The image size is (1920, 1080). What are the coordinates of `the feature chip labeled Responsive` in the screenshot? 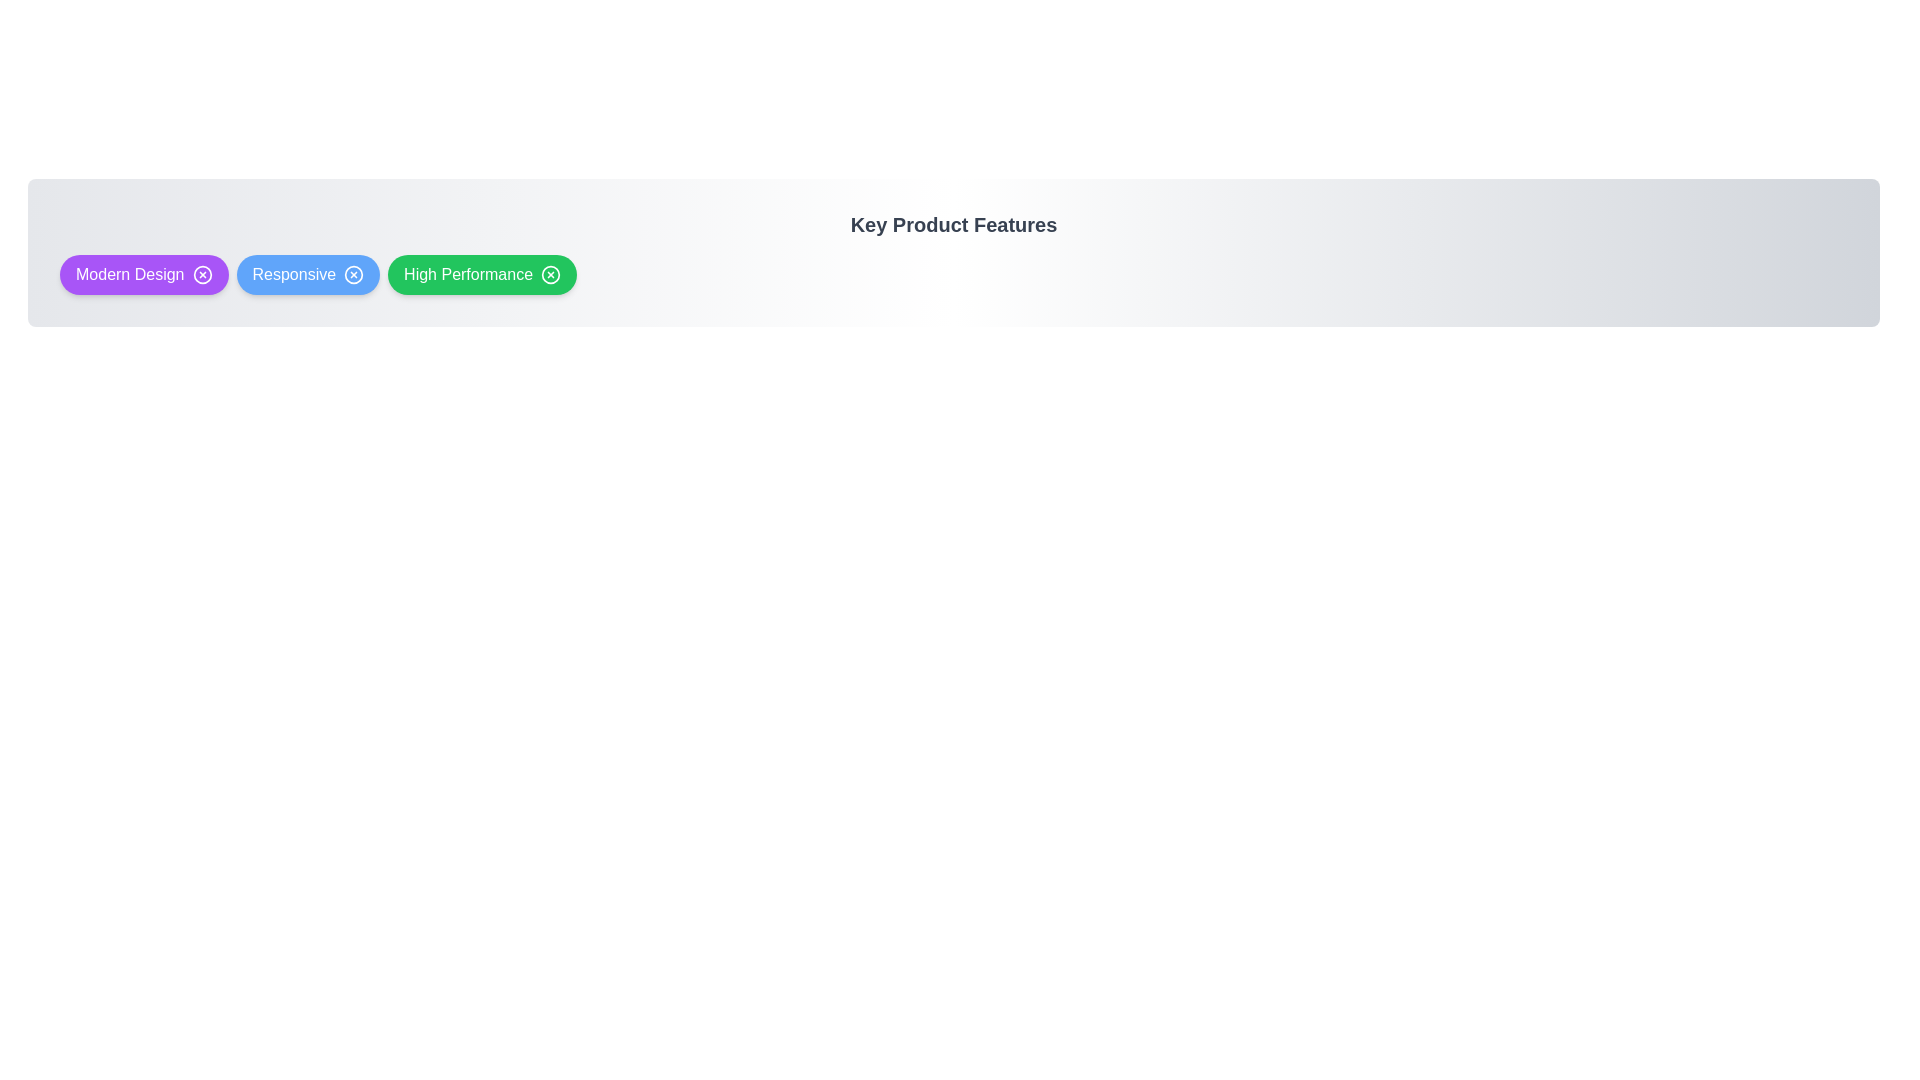 It's located at (306, 274).